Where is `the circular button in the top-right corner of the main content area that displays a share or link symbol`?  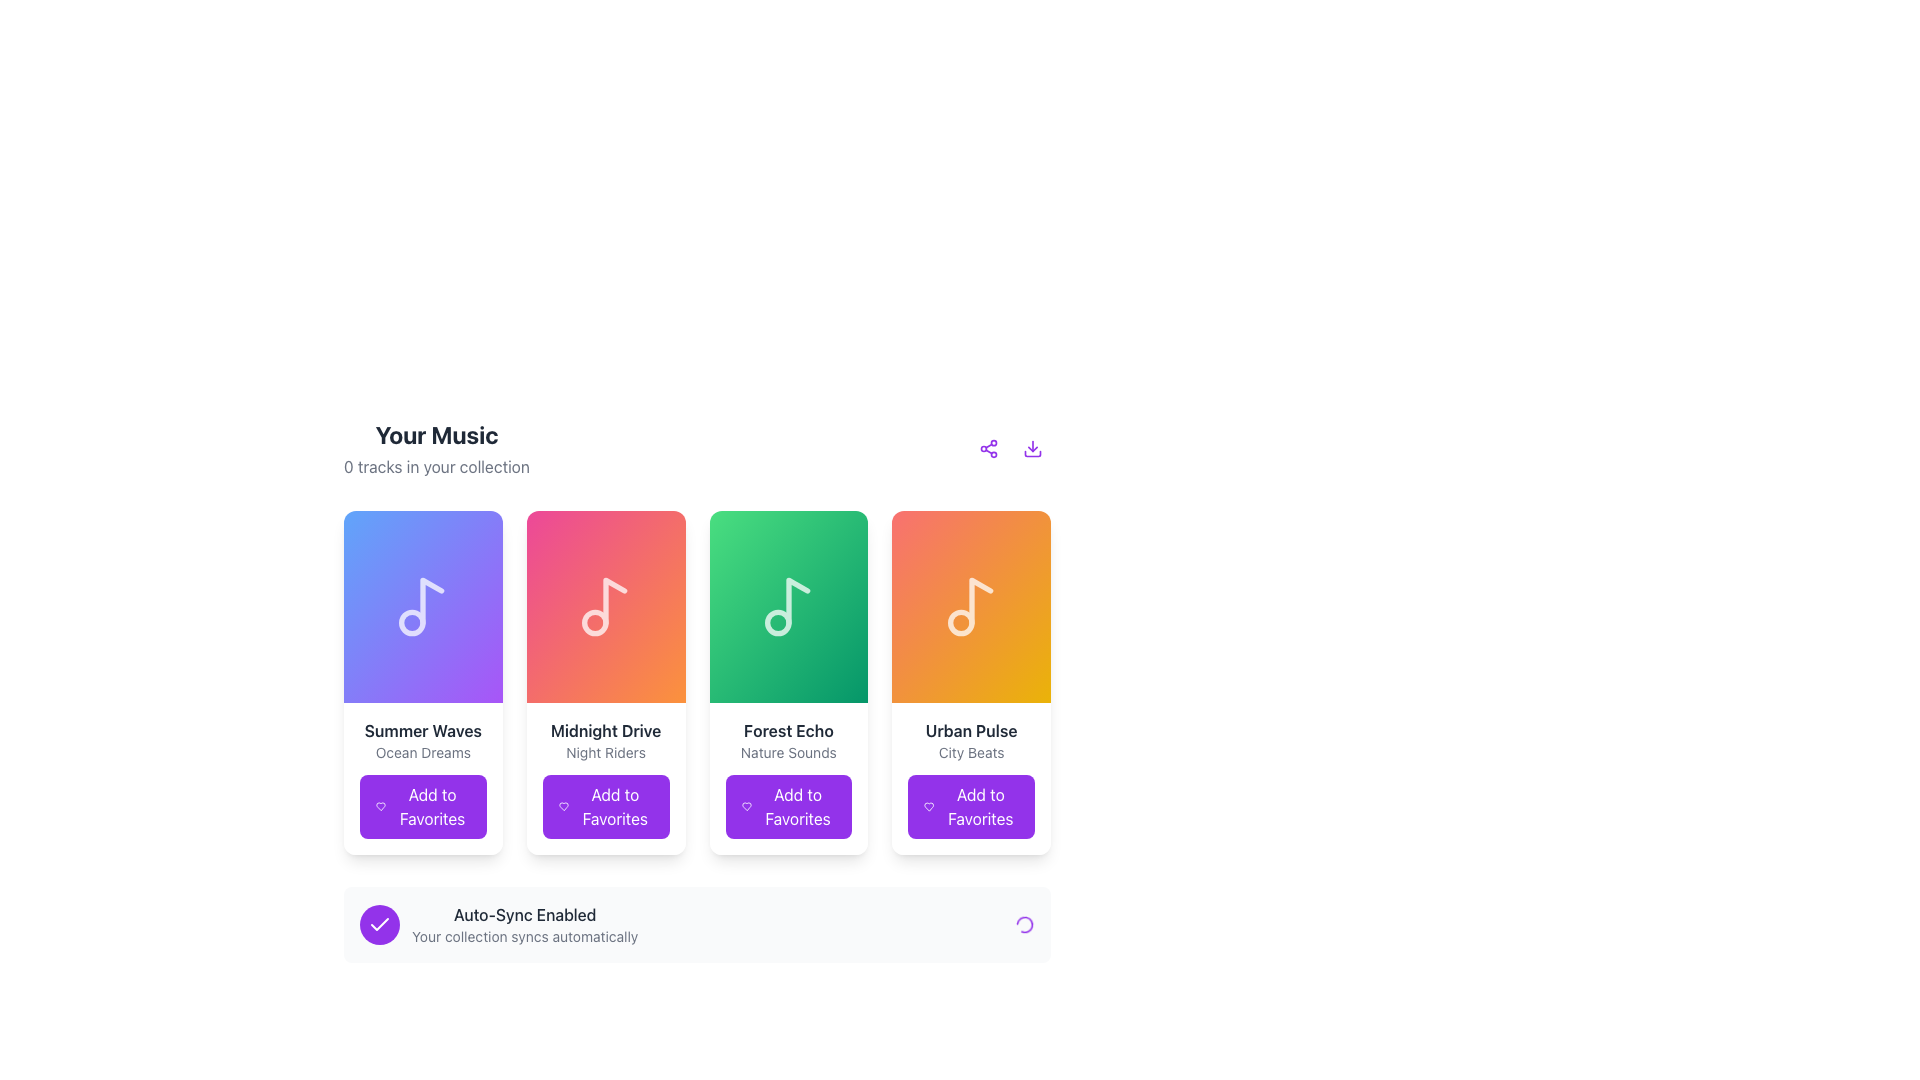
the circular button in the top-right corner of the main content area that displays a share or link symbol is located at coordinates (988, 447).